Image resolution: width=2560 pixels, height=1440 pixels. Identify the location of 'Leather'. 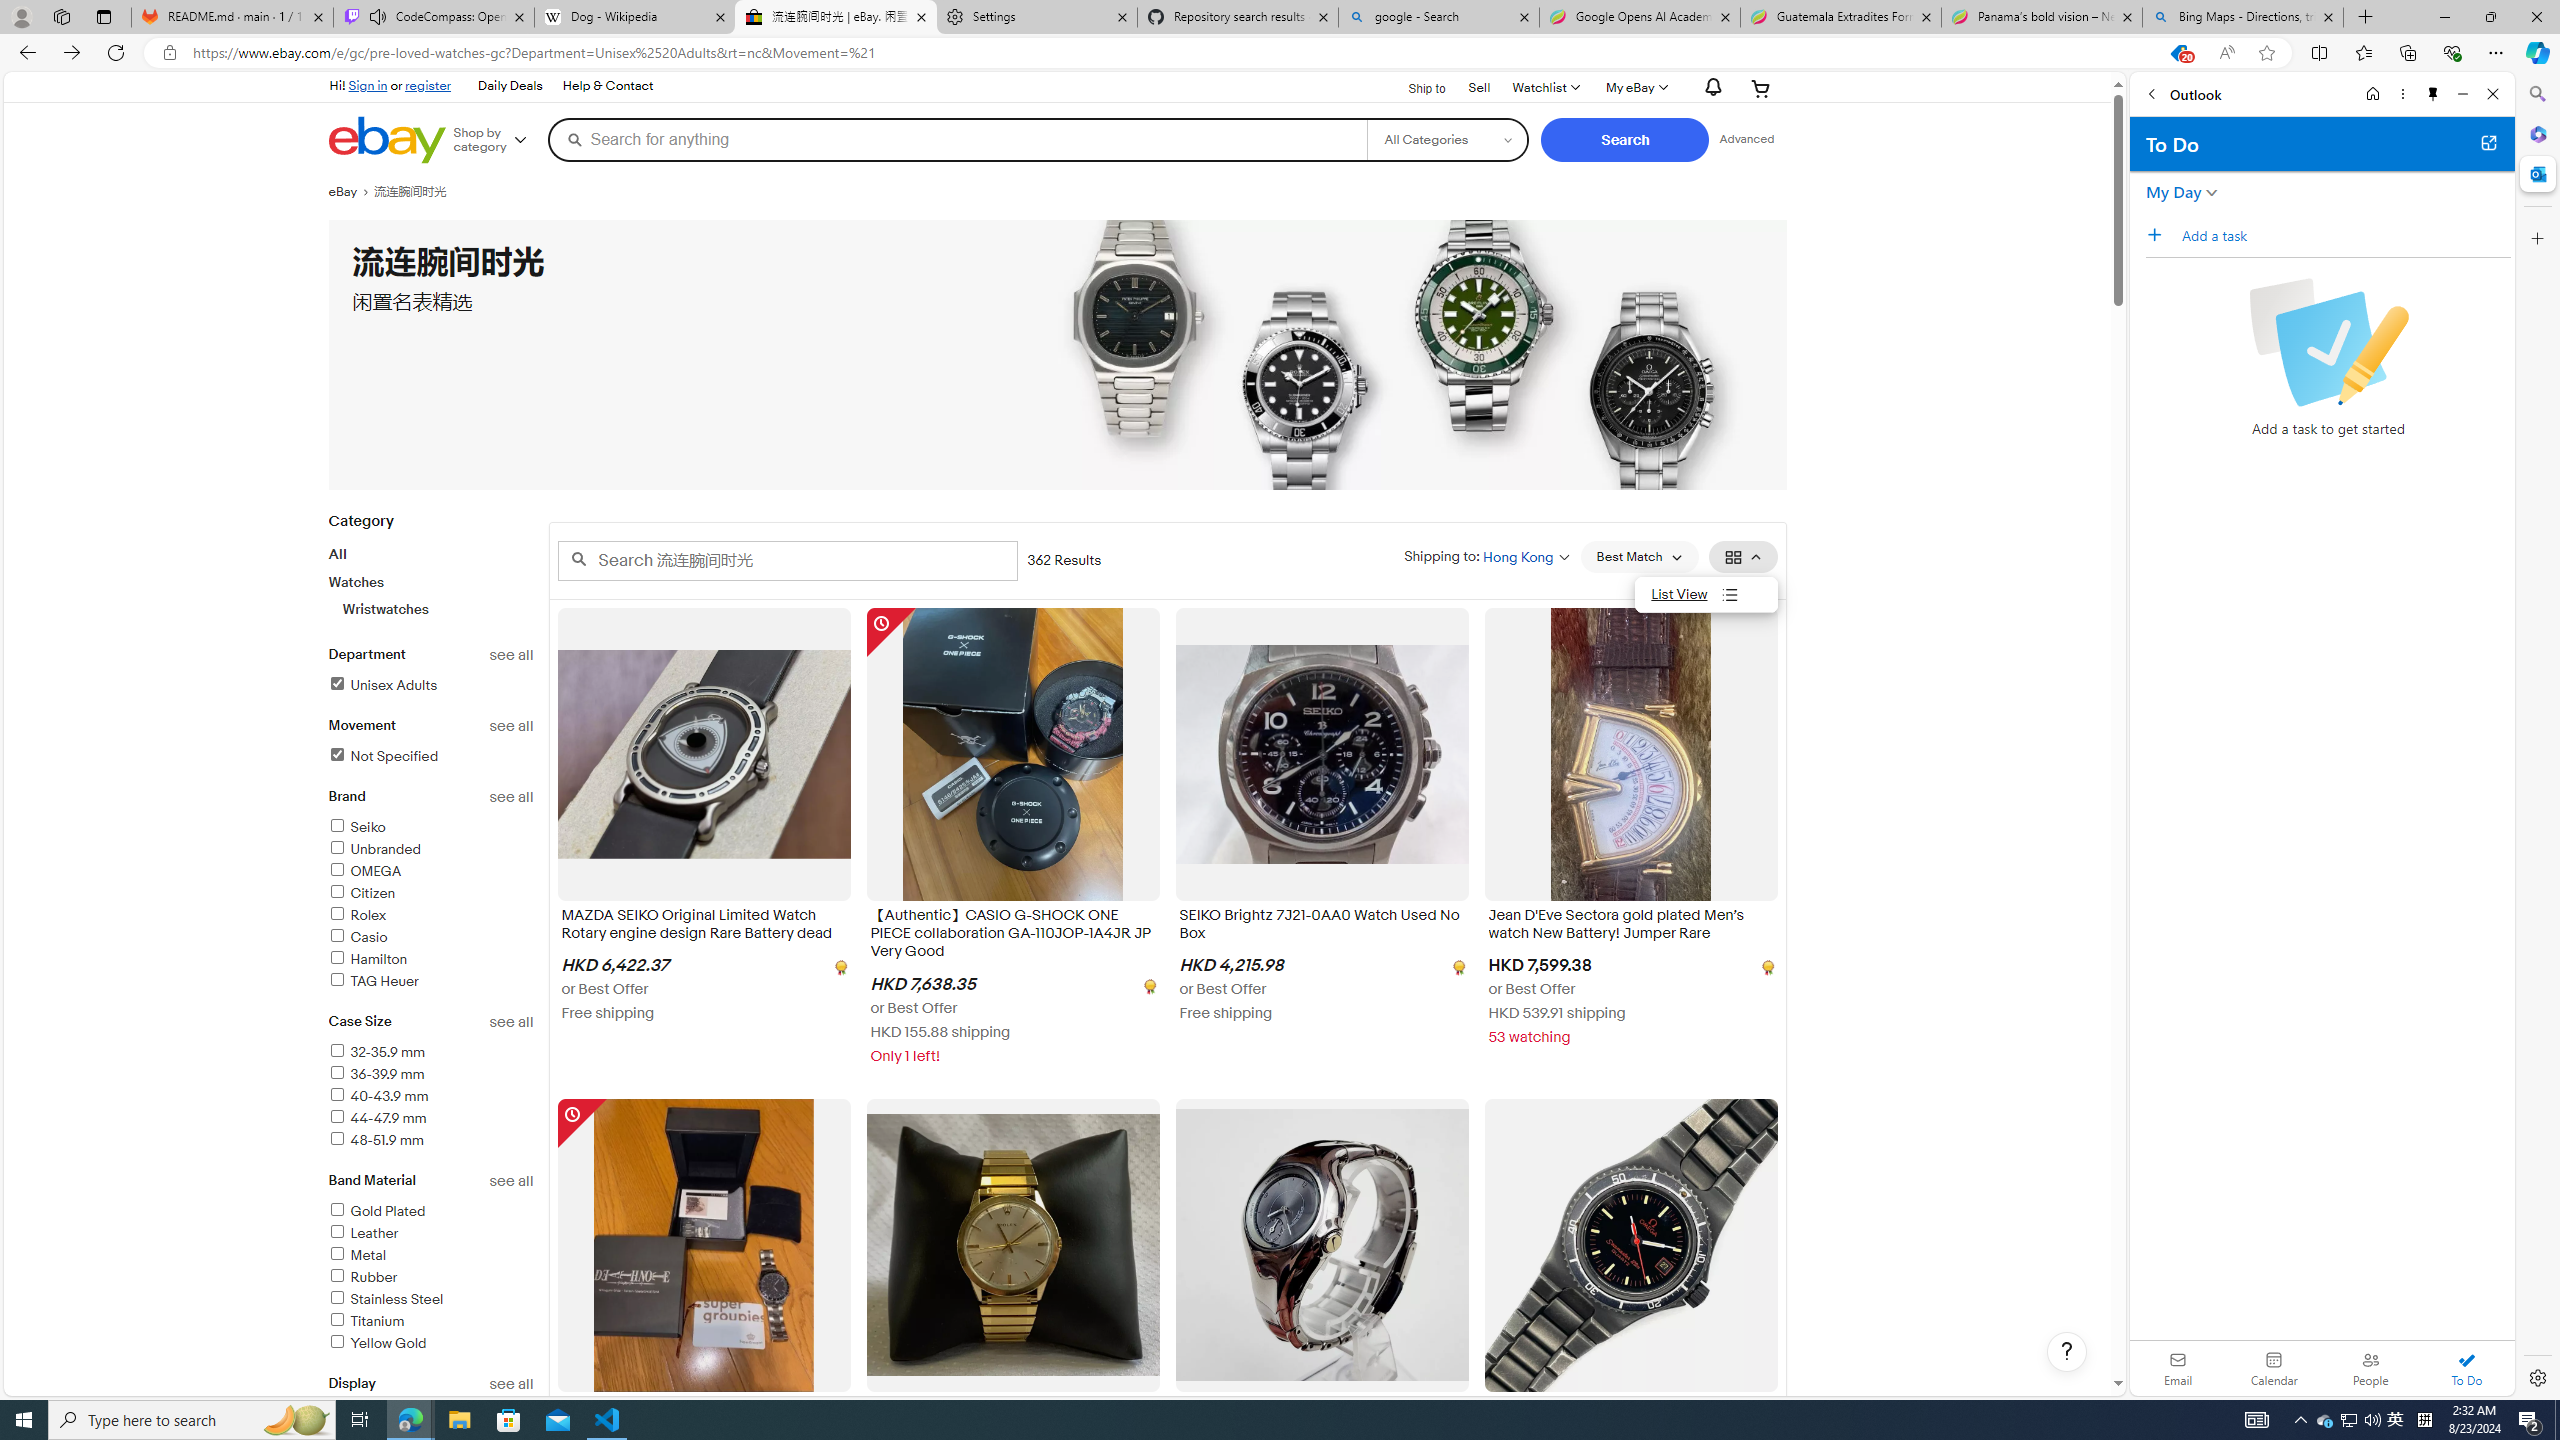
(362, 1233).